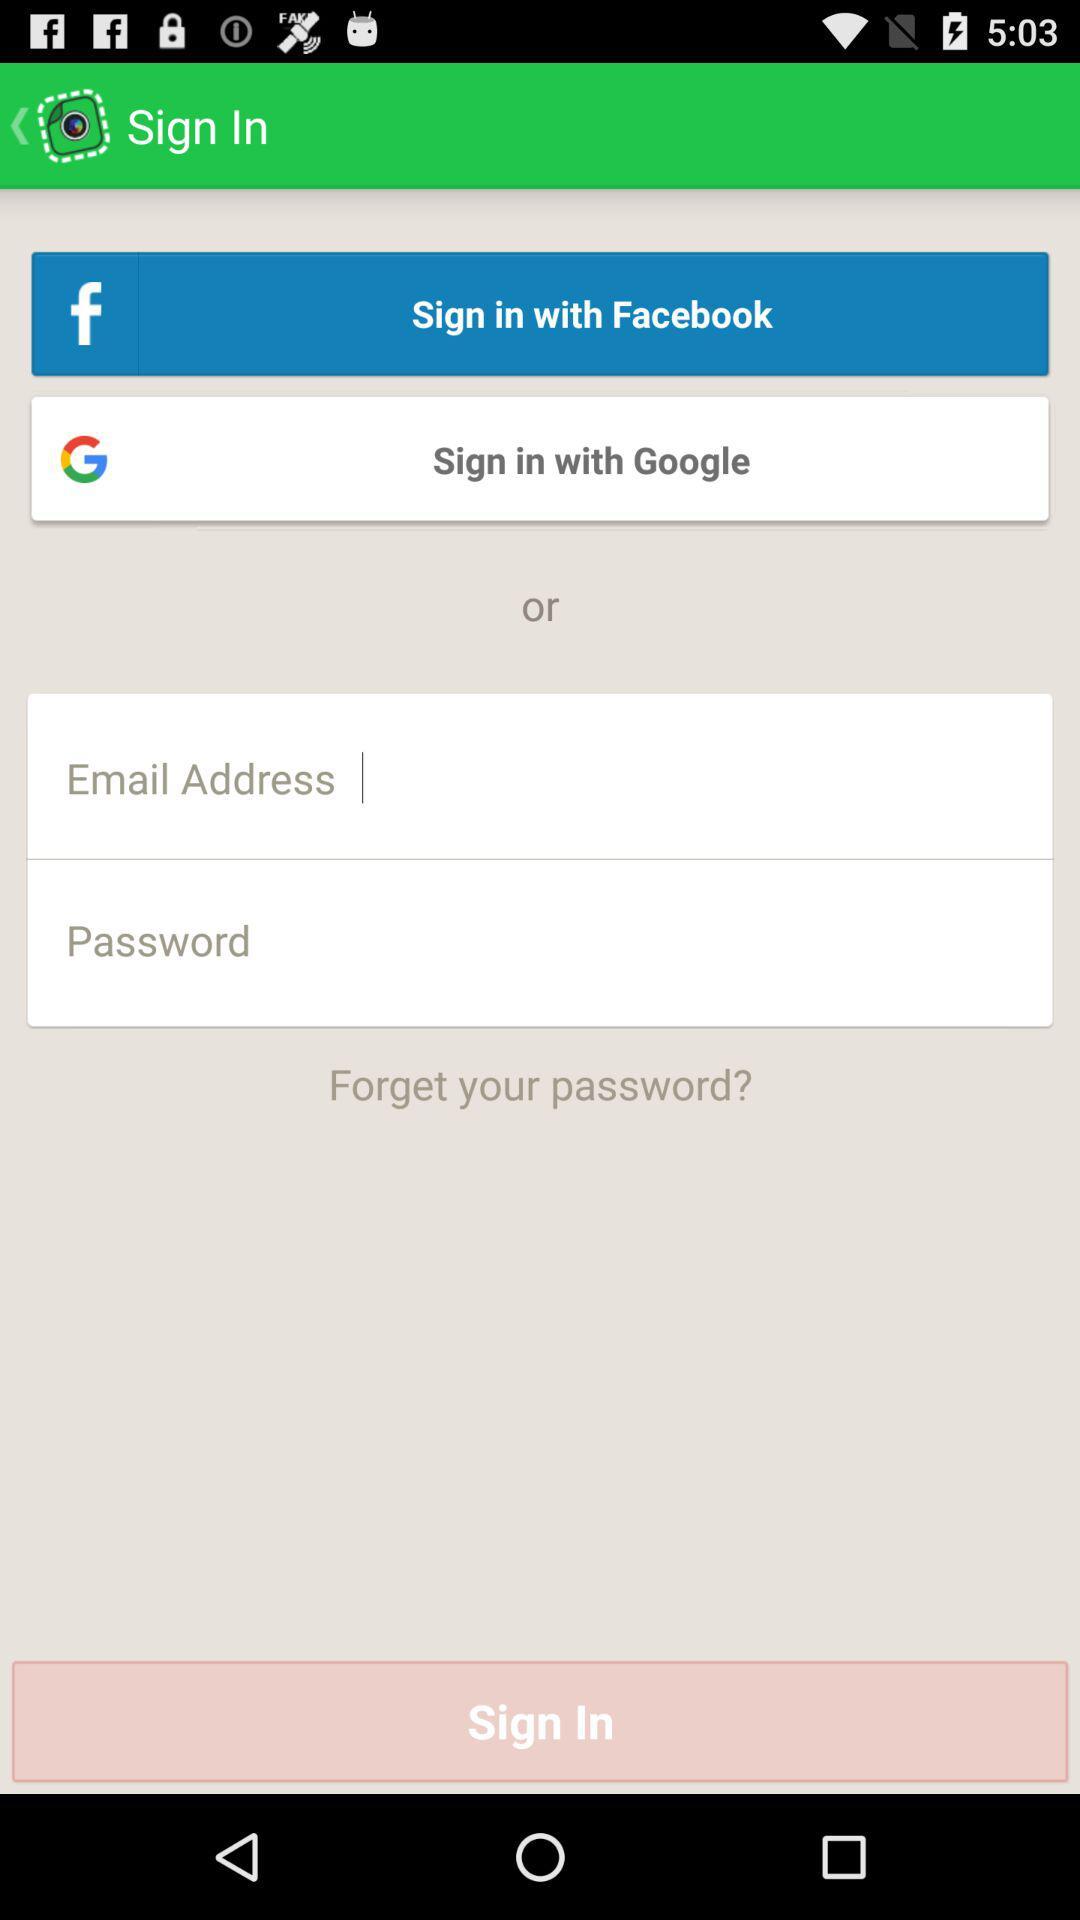 This screenshot has height=1920, width=1080. I want to click on forget your password? icon, so click(540, 1069).